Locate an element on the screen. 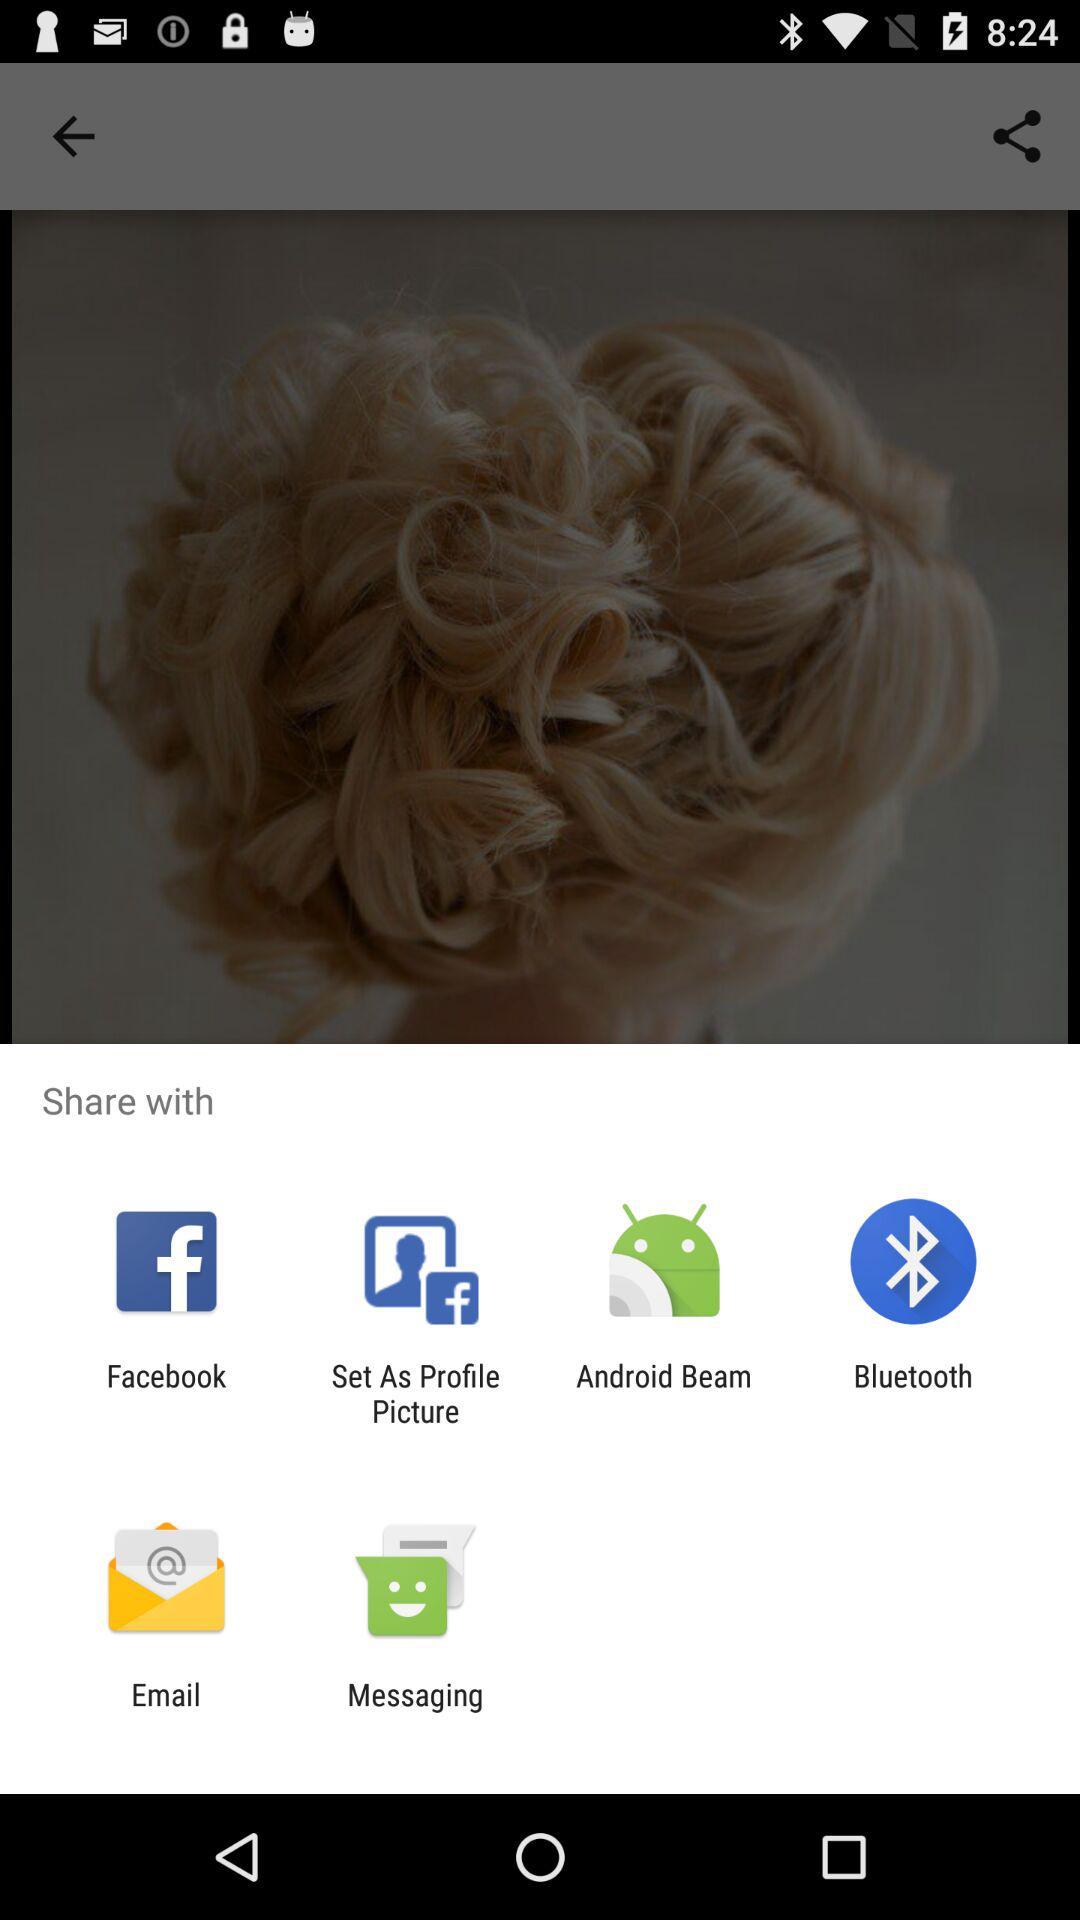  email is located at coordinates (165, 1711).